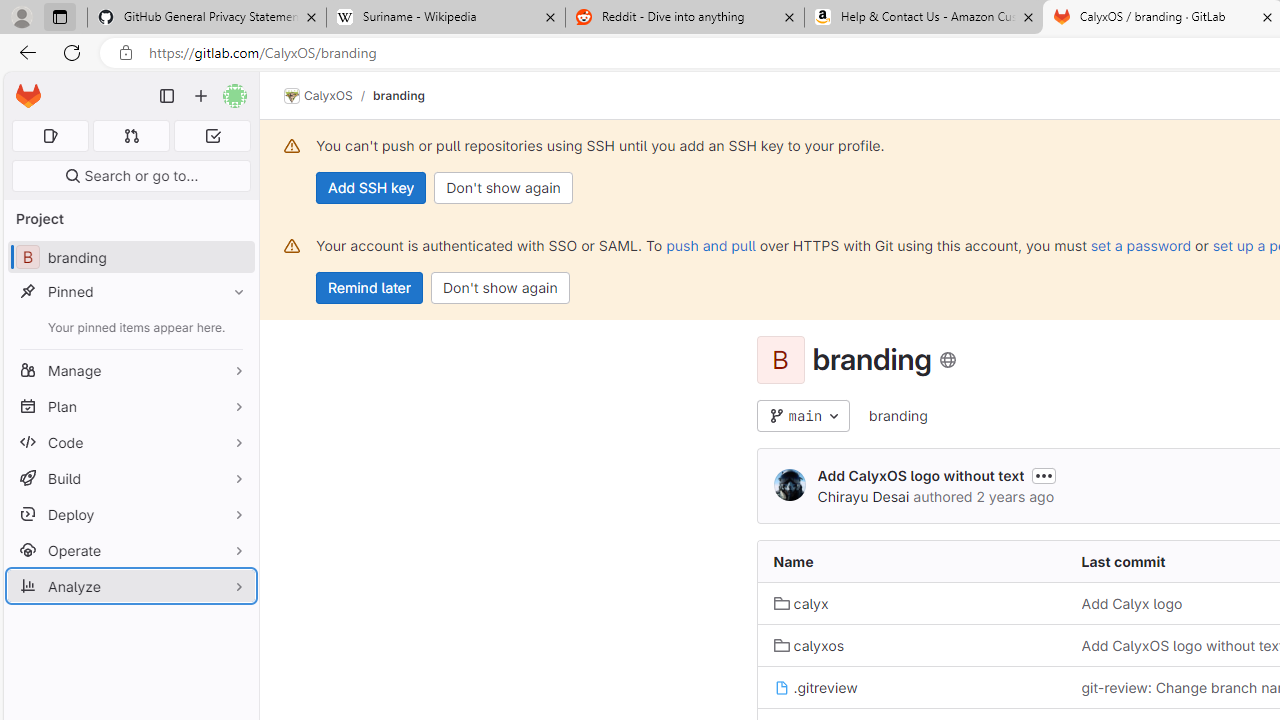 The image size is (1280, 720). I want to click on 'Create new...', so click(201, 96).